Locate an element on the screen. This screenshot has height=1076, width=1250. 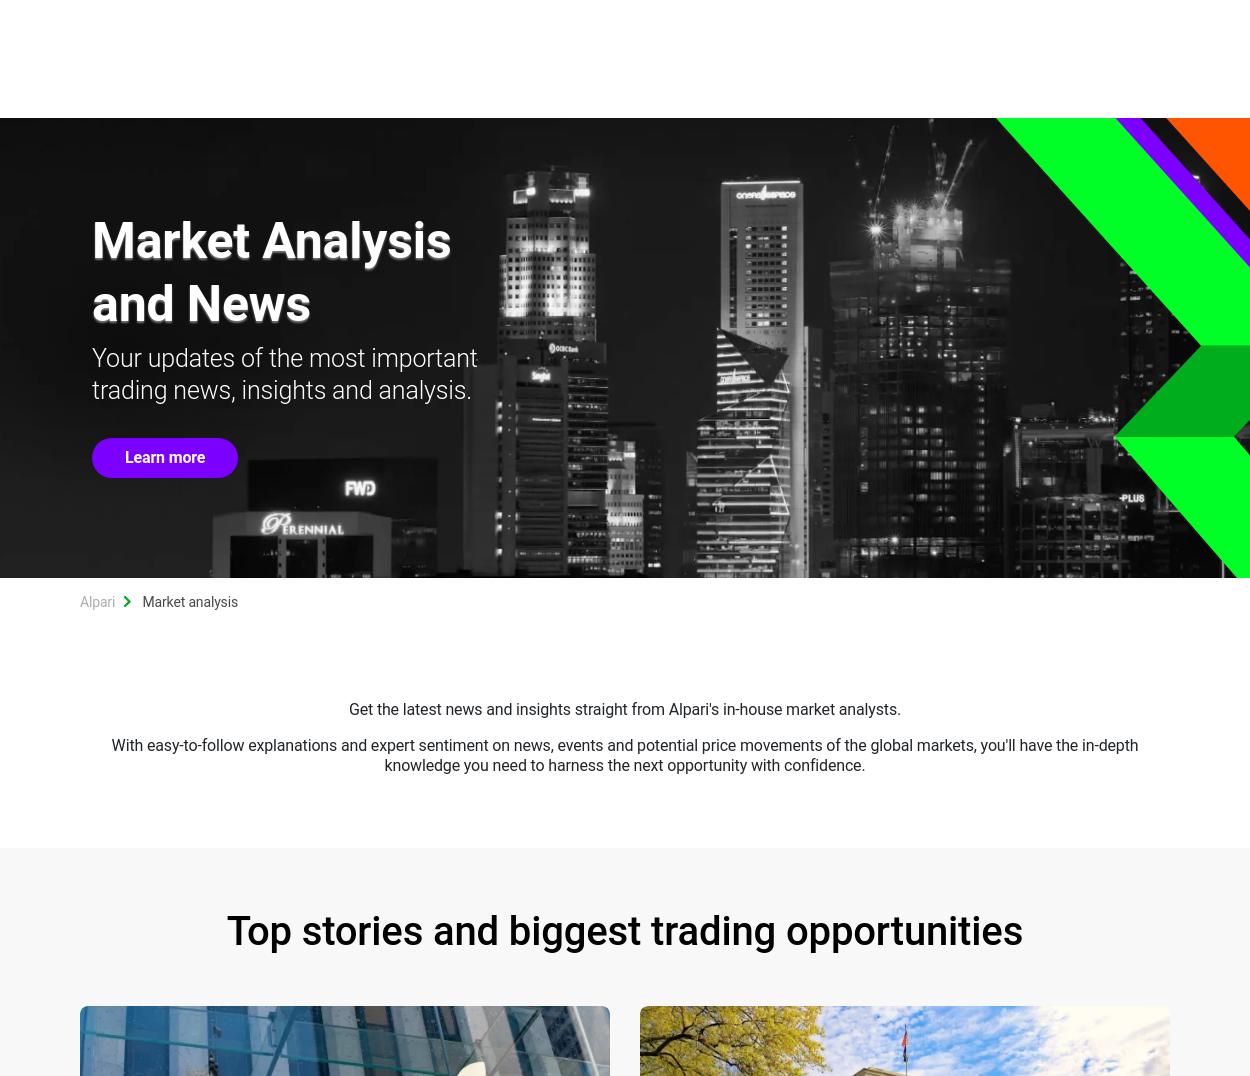
'OPEN ACCOUNT' is located at coordinates (986, 22).